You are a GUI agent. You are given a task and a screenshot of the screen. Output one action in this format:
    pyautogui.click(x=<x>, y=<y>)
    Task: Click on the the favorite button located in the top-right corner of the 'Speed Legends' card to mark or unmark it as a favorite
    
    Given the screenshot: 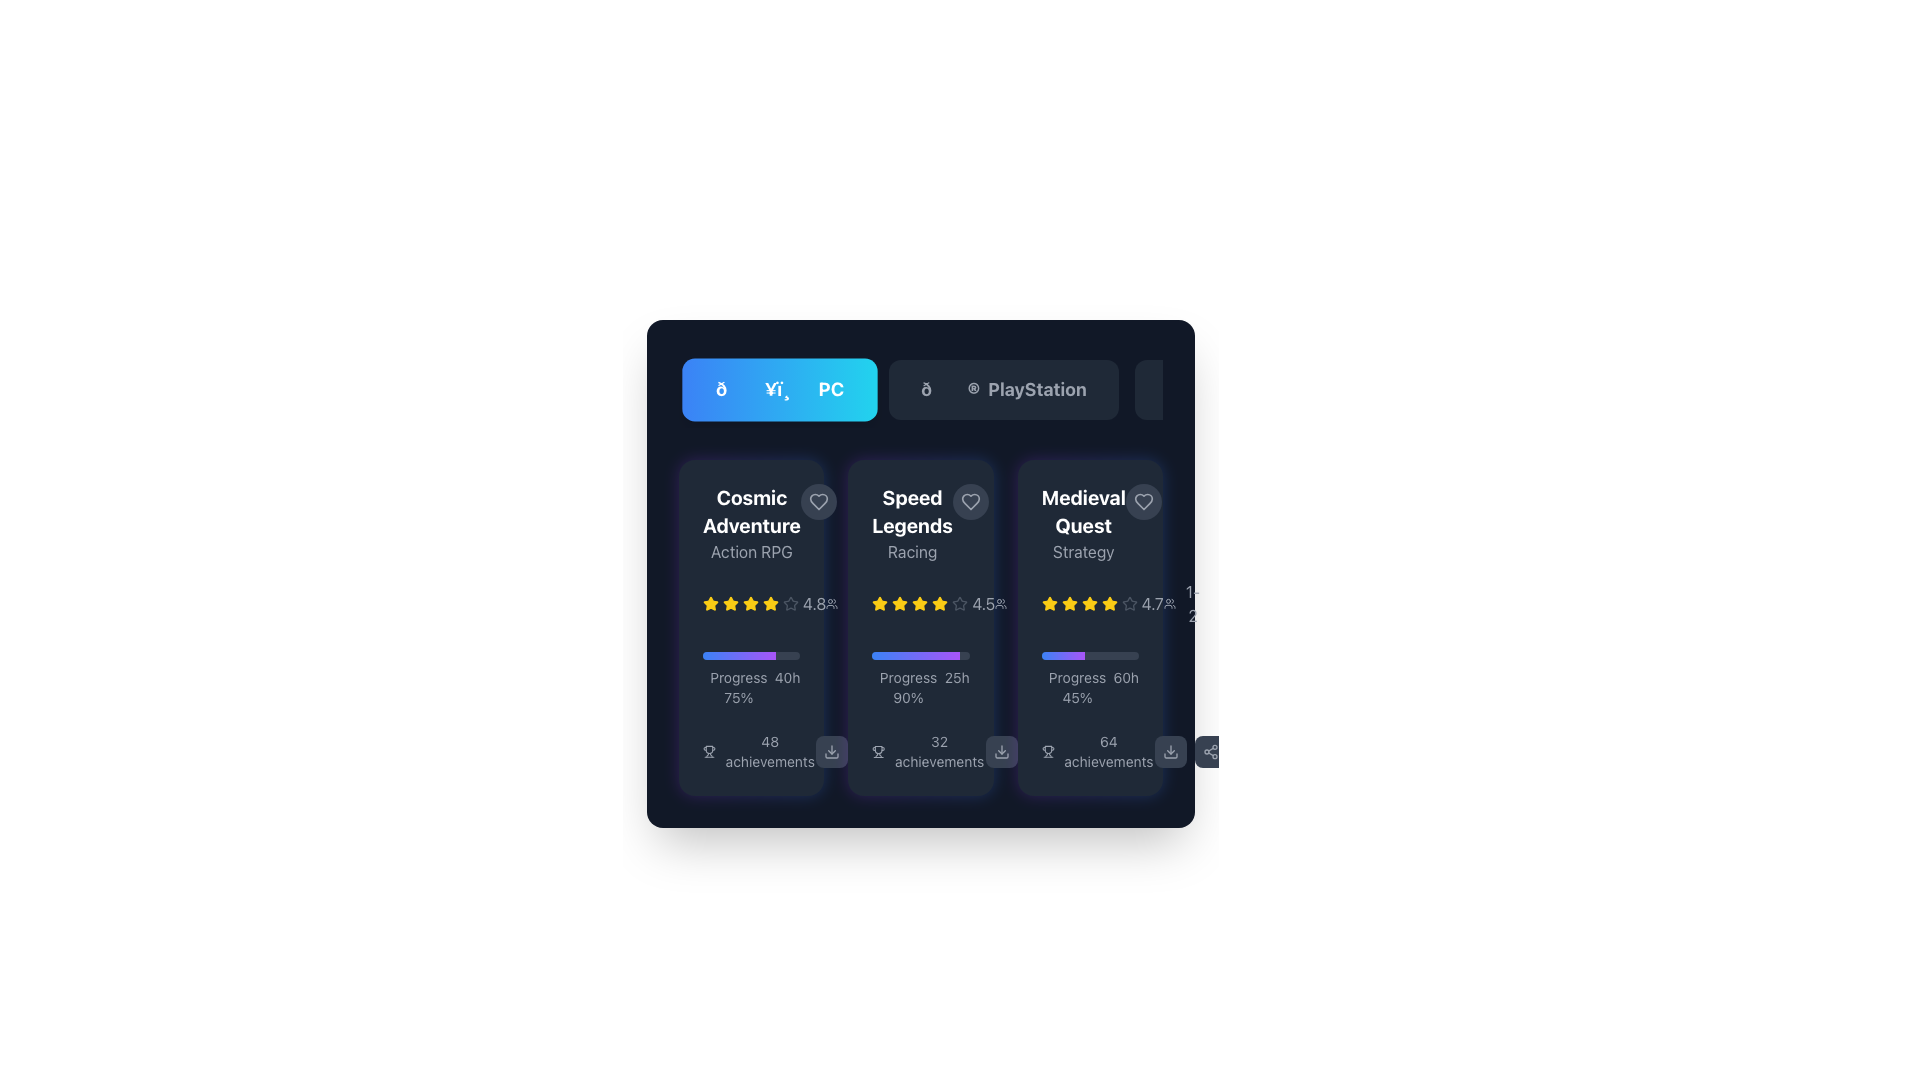 What is the action you would take?
    pyautogui.click(x=970, y=500)
    